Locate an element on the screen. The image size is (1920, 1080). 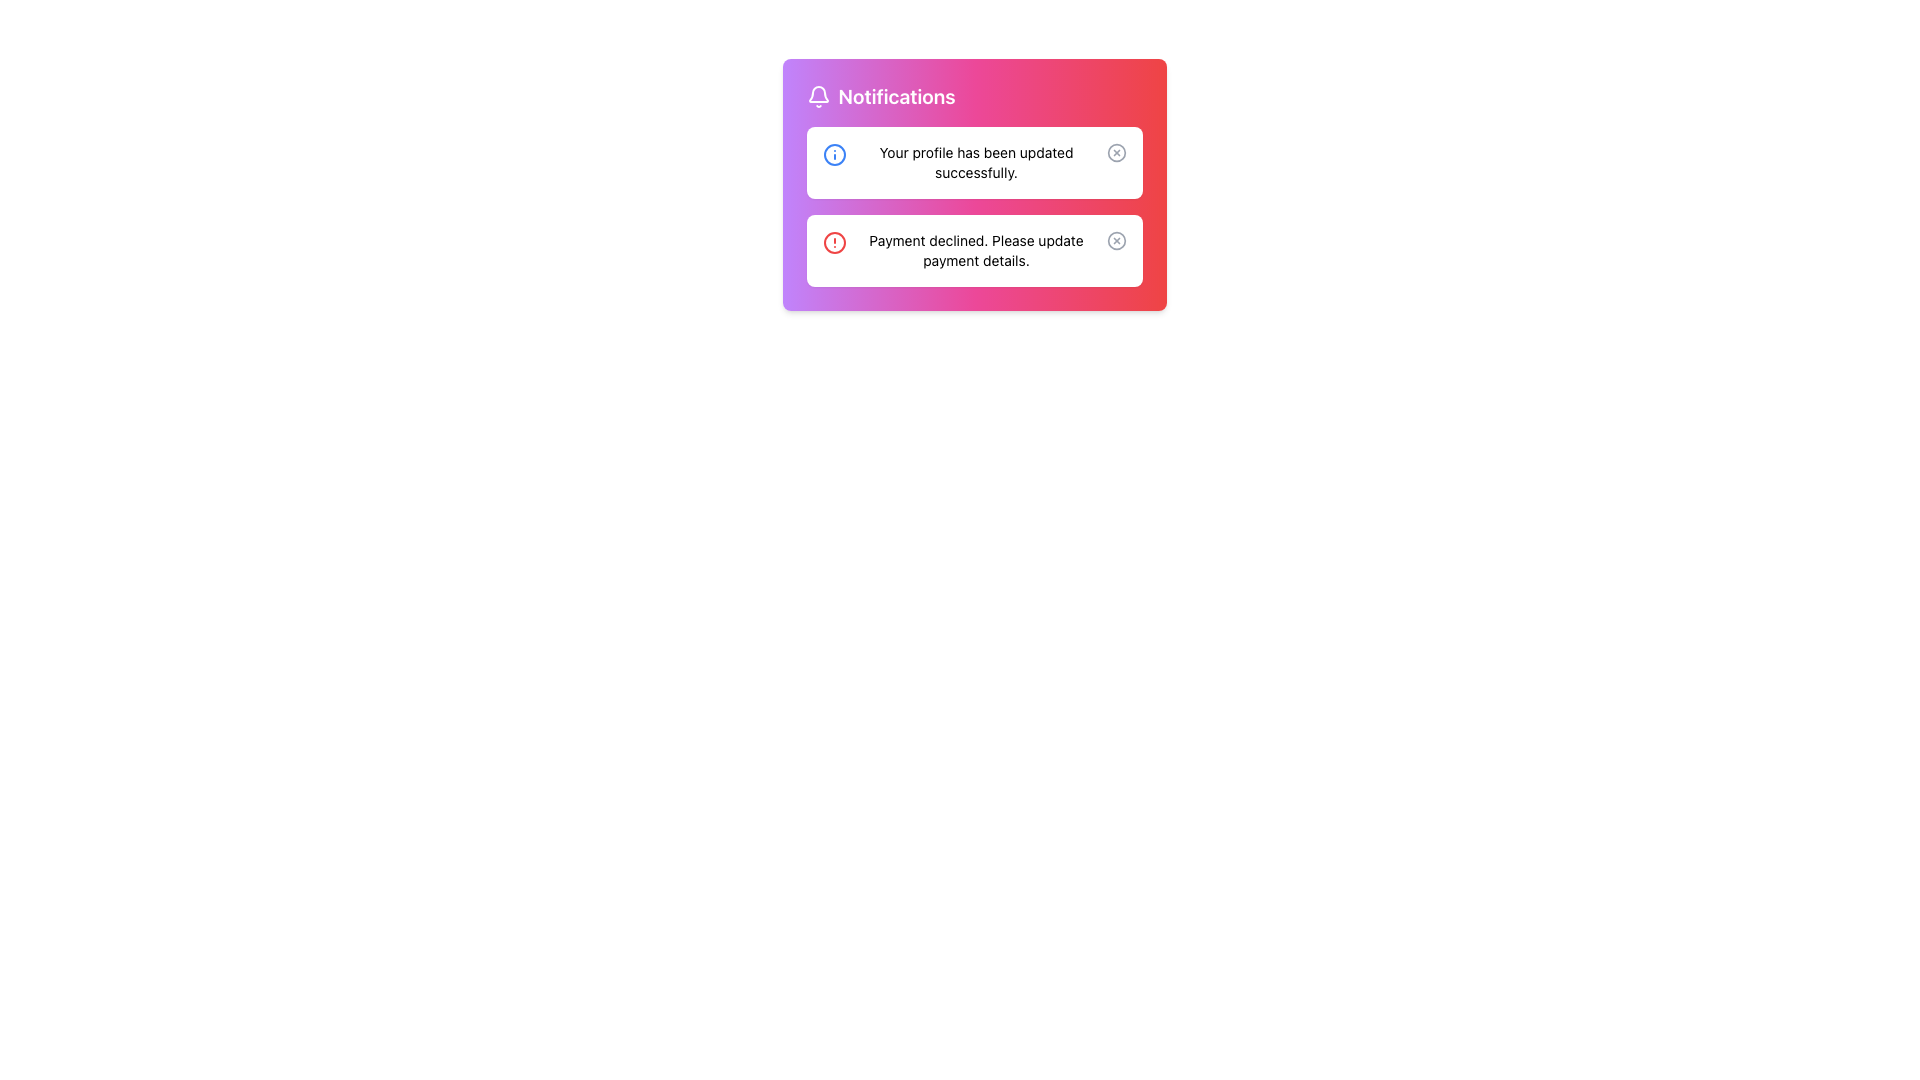
the circular close button for the second notification located at the top-right corner of the notification card is located at coordinates (1115, 239).